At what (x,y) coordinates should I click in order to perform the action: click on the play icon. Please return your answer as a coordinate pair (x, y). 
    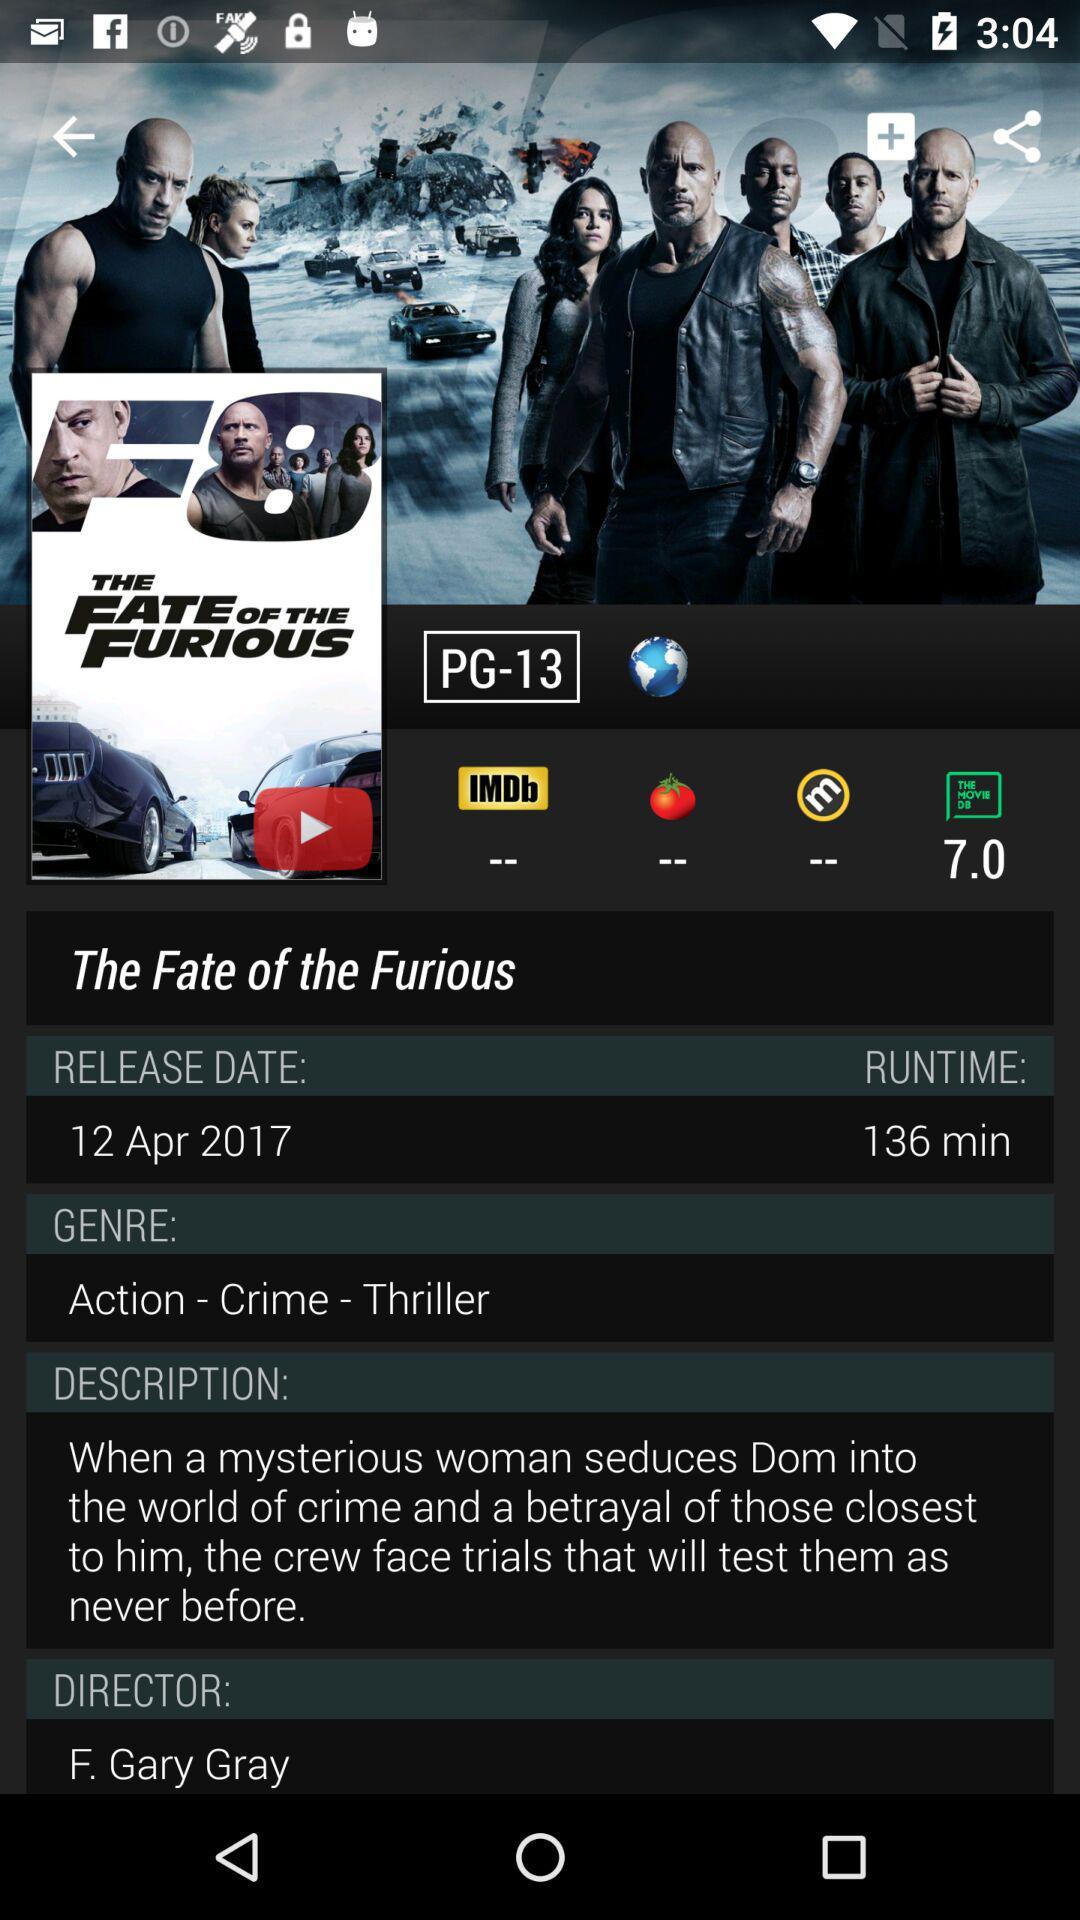
    Looking at the image, I should click on (313, 828).